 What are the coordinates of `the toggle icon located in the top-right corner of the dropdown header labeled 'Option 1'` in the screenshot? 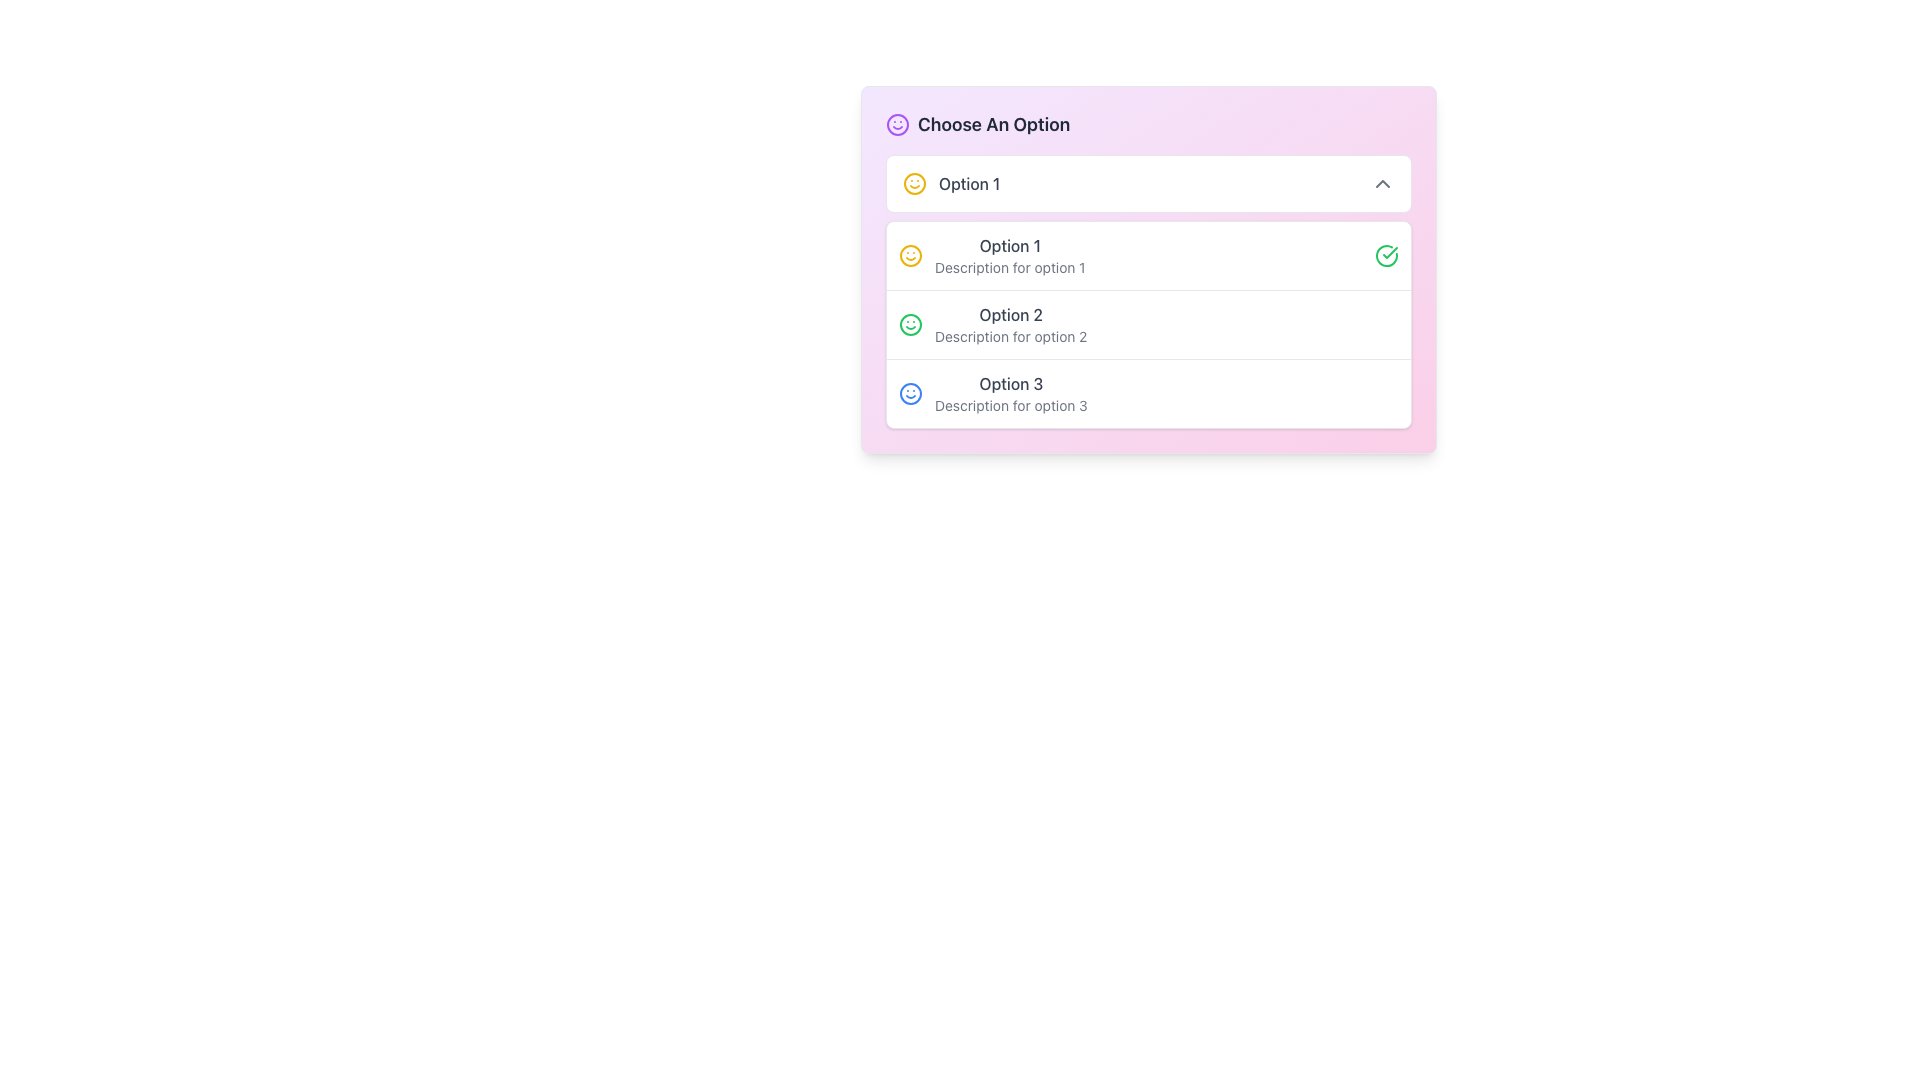 It's located at (1381, 184).